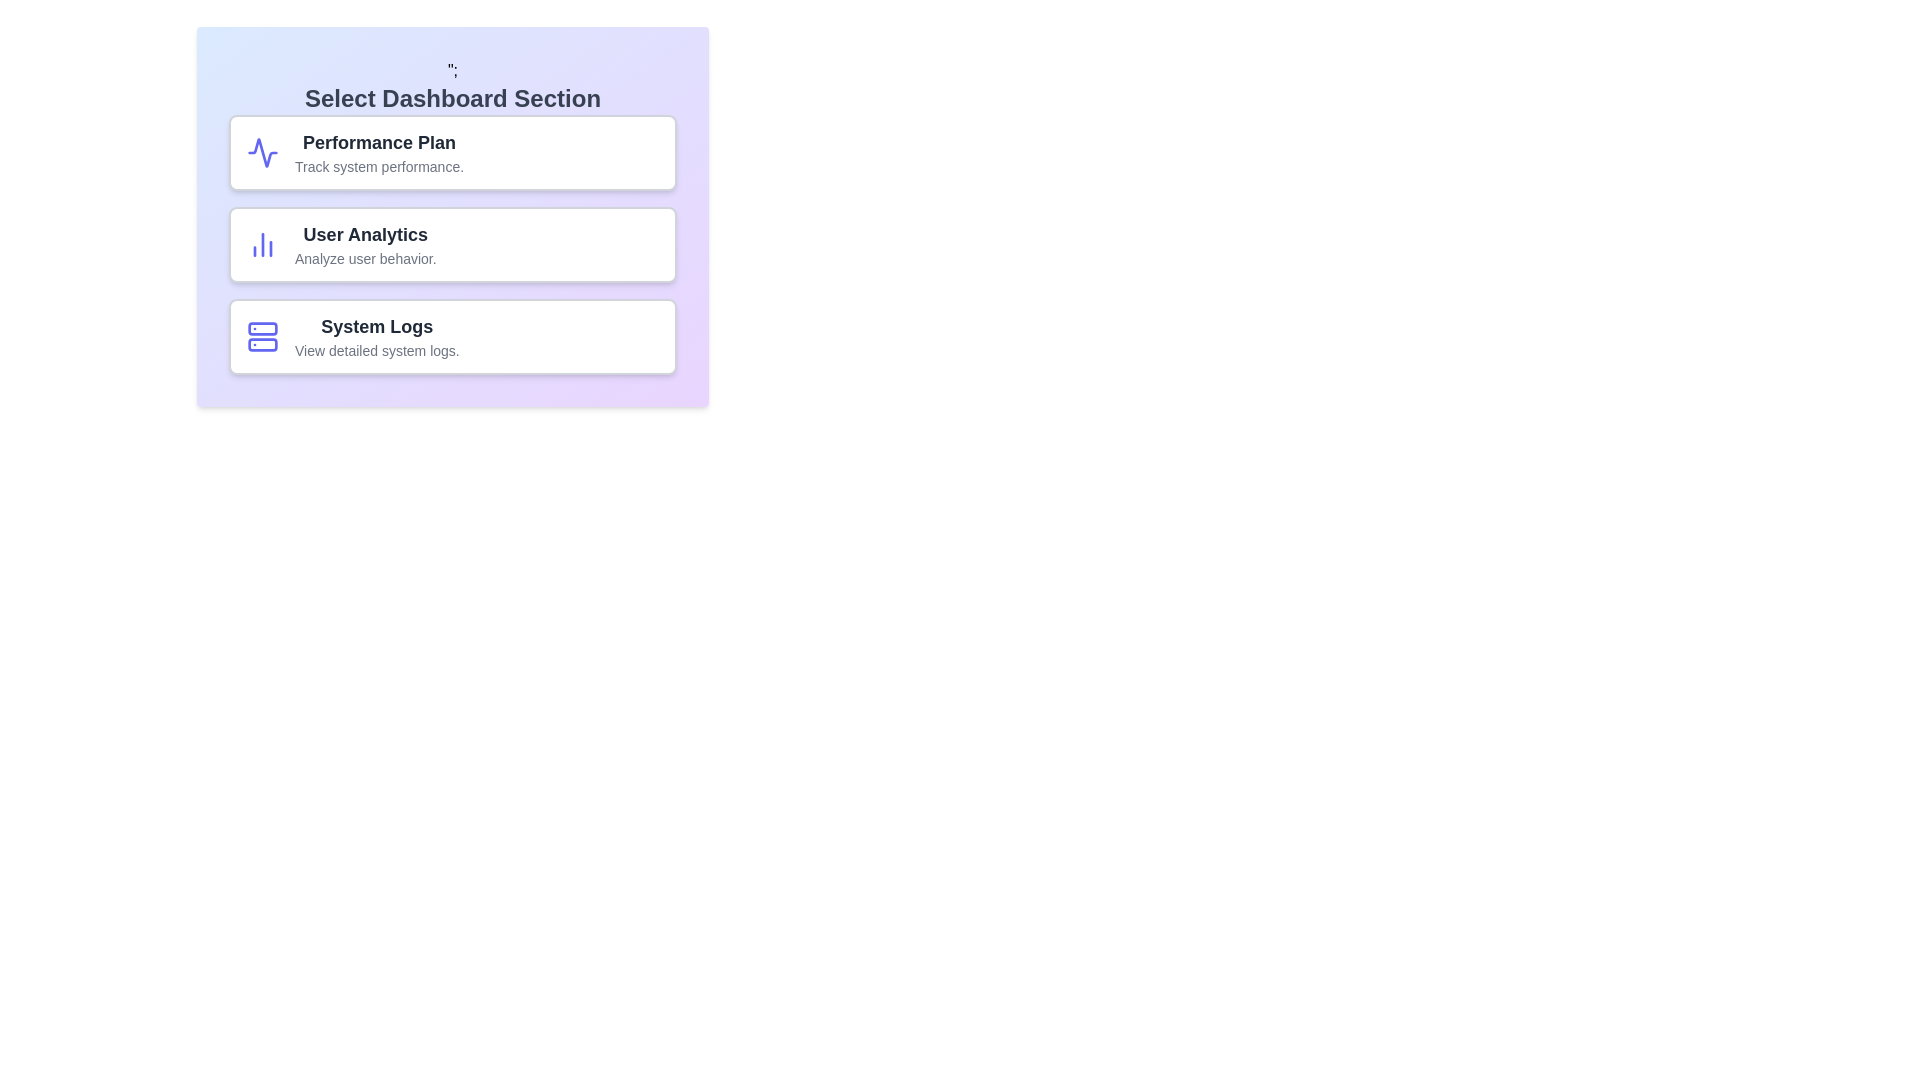 Image resolution: width=1920 pixels, height=1080 pixels. What do you see at coordinates (451, 152) in the screenshot?
I see `the chip labeled 'Performance Plan'` at bounding box center [451, 152].